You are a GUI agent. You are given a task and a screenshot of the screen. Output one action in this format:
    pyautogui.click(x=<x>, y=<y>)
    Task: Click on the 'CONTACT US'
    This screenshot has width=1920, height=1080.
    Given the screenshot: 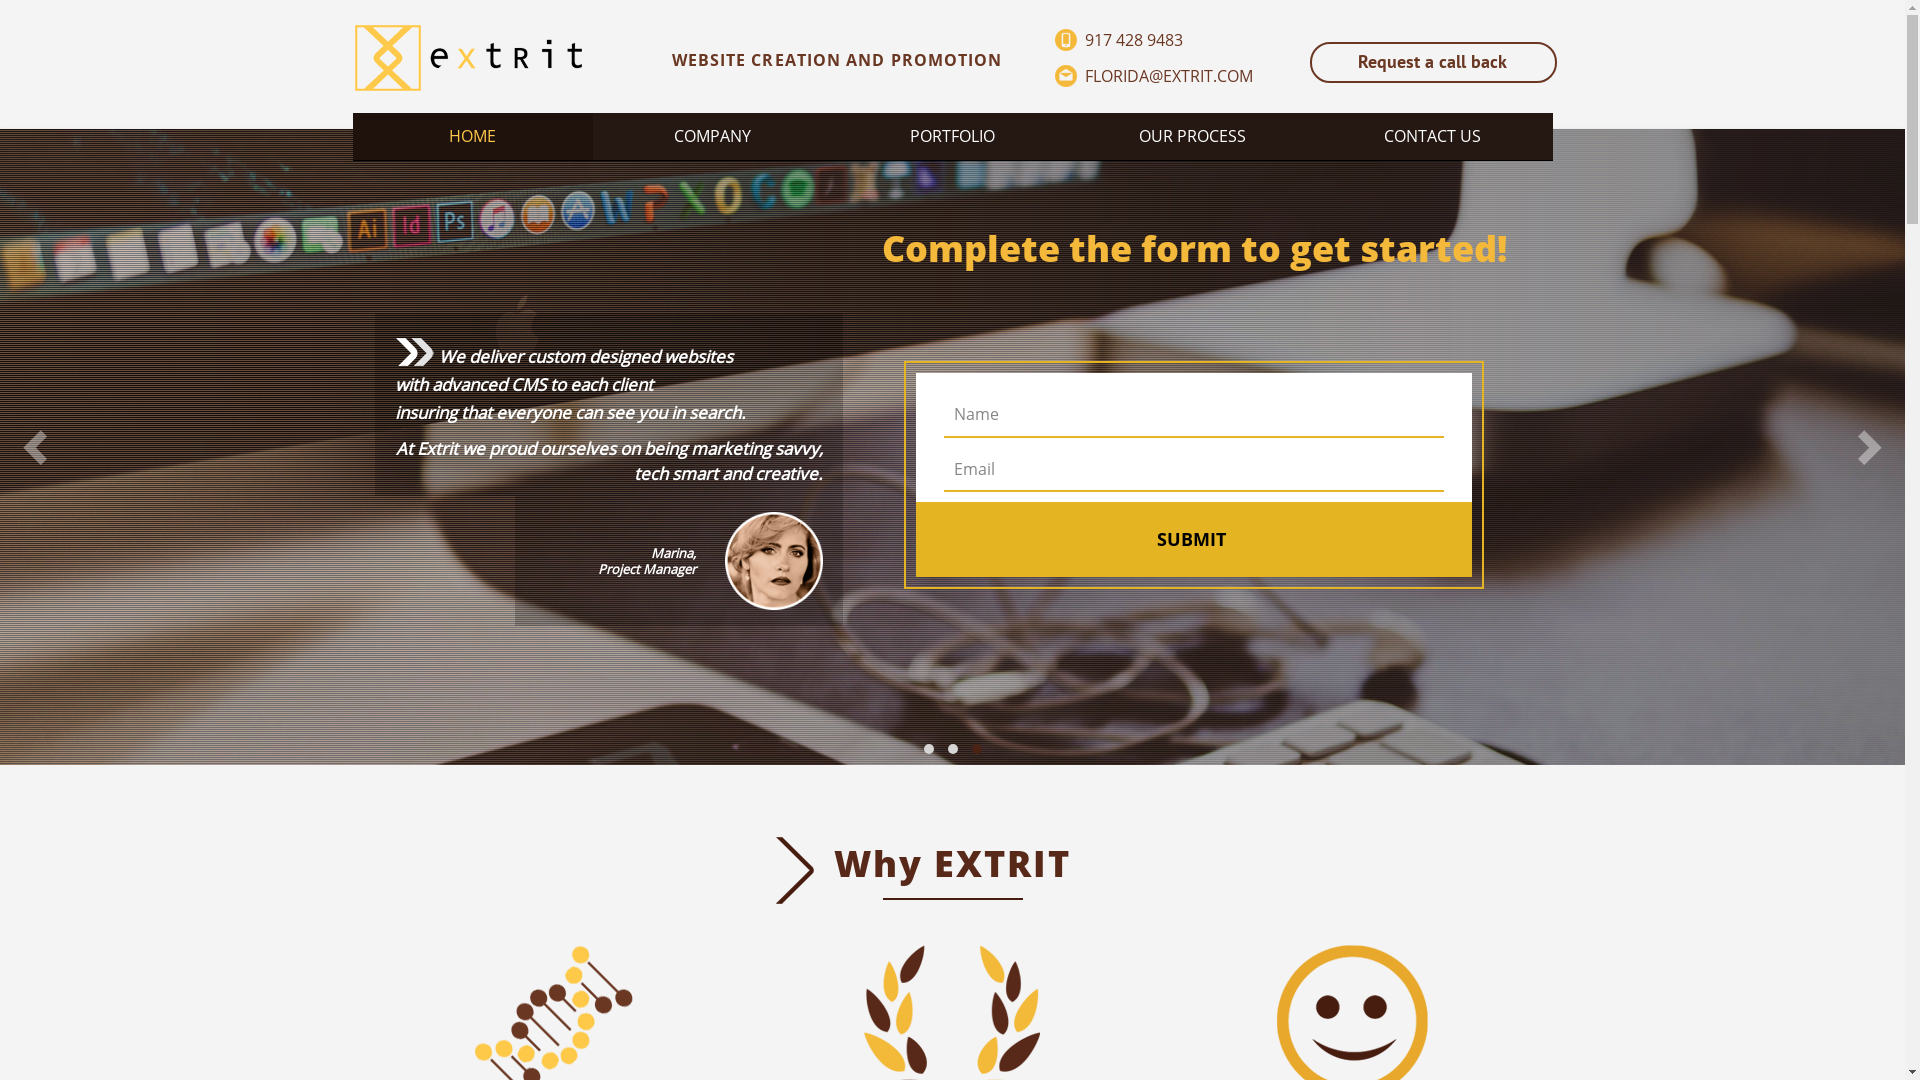 What is the action you would take?
    pyautogui.click(x=1430, y=135)
    